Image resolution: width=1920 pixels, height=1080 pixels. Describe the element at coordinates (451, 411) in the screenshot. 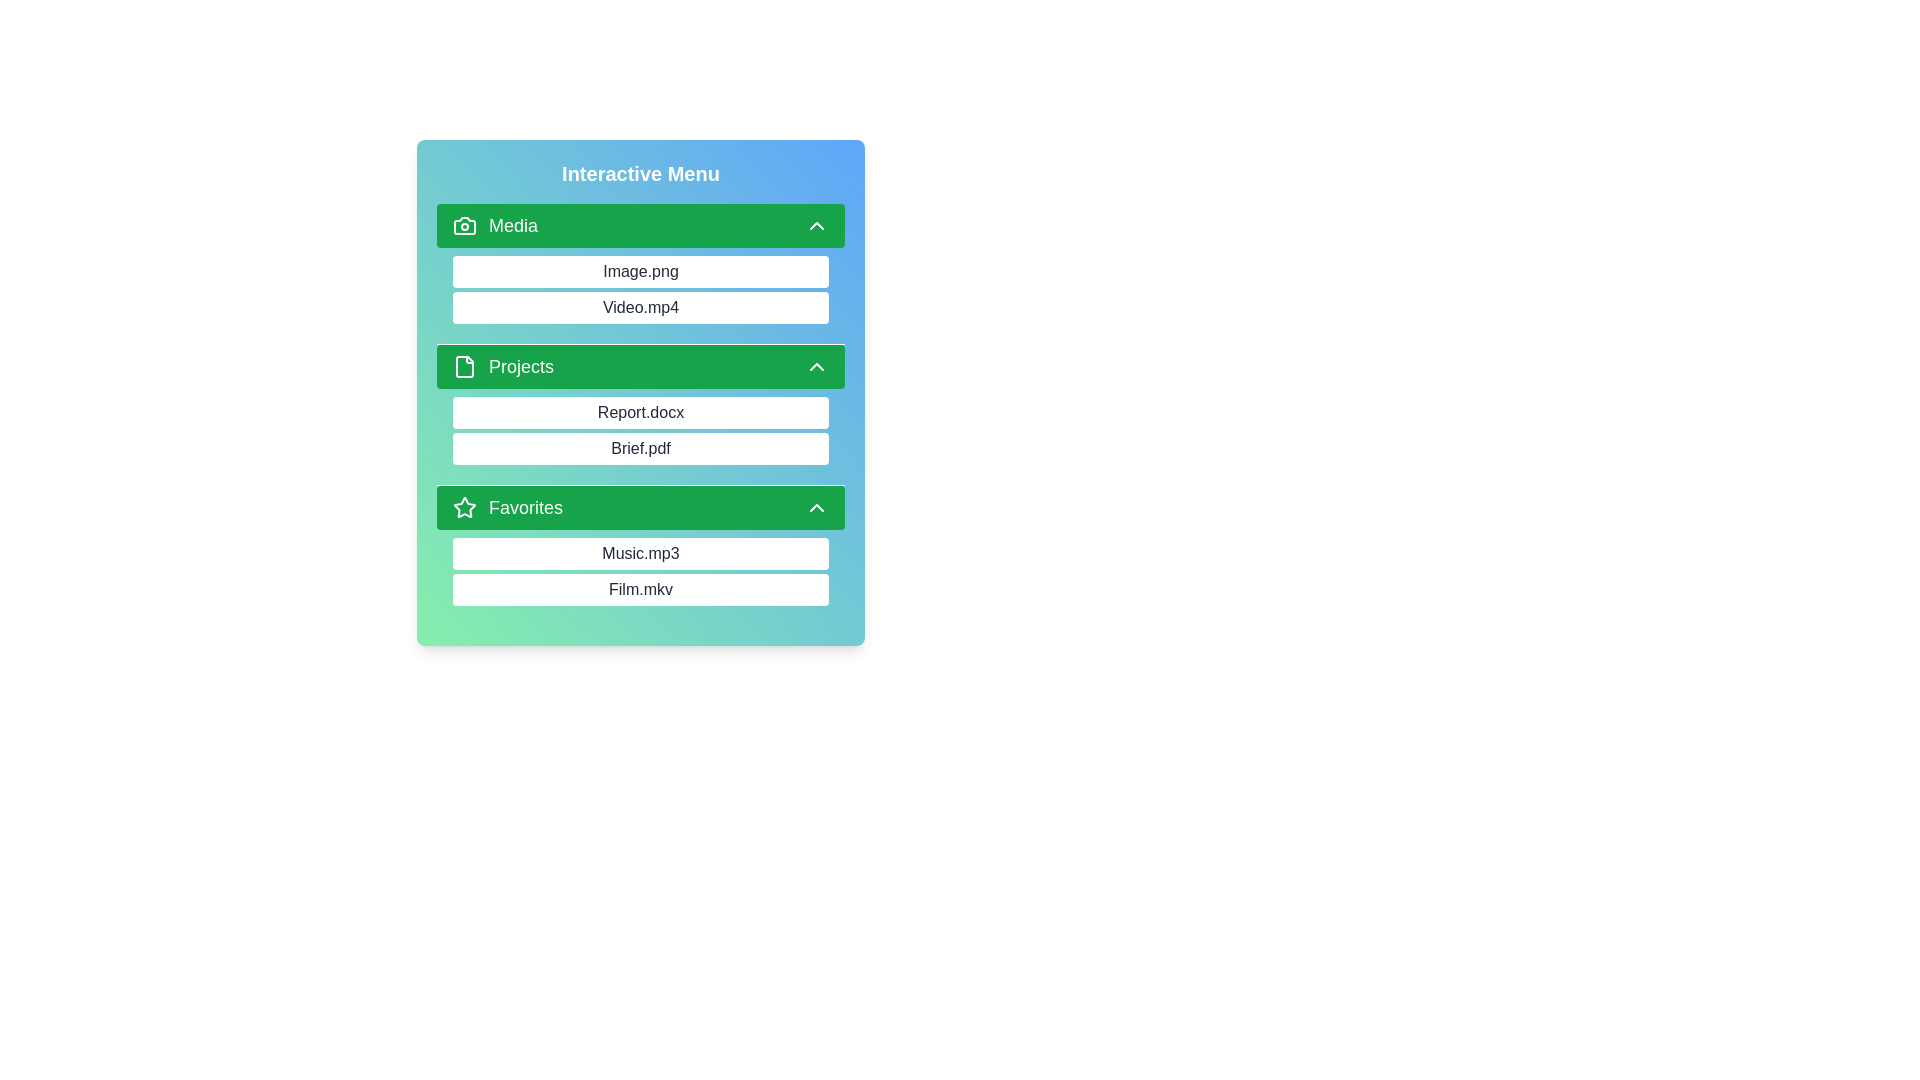

I see `the item Report.docx from the category Projects` at that location.